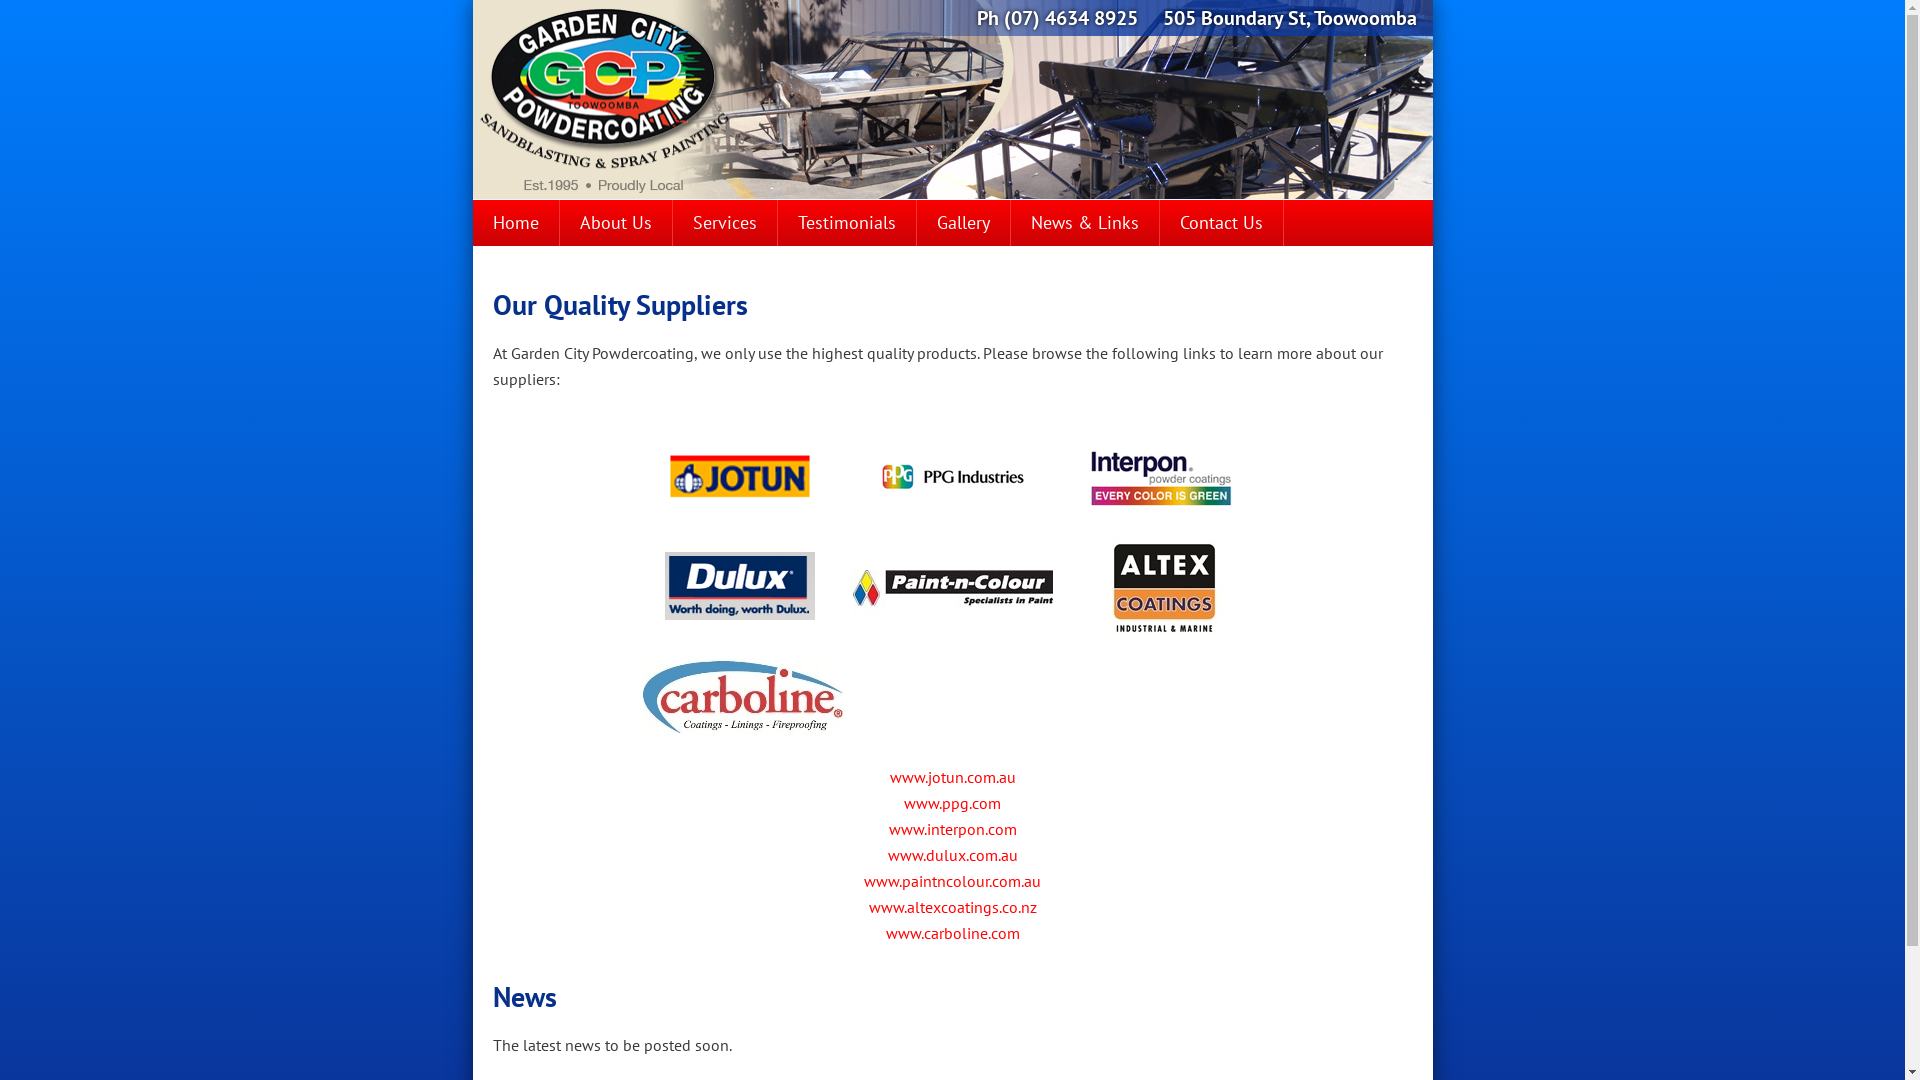 The height and width of the screenshot is (1080, 1920). I want to click on 'www.altexcoatings.co.nz', so click(950, 906).